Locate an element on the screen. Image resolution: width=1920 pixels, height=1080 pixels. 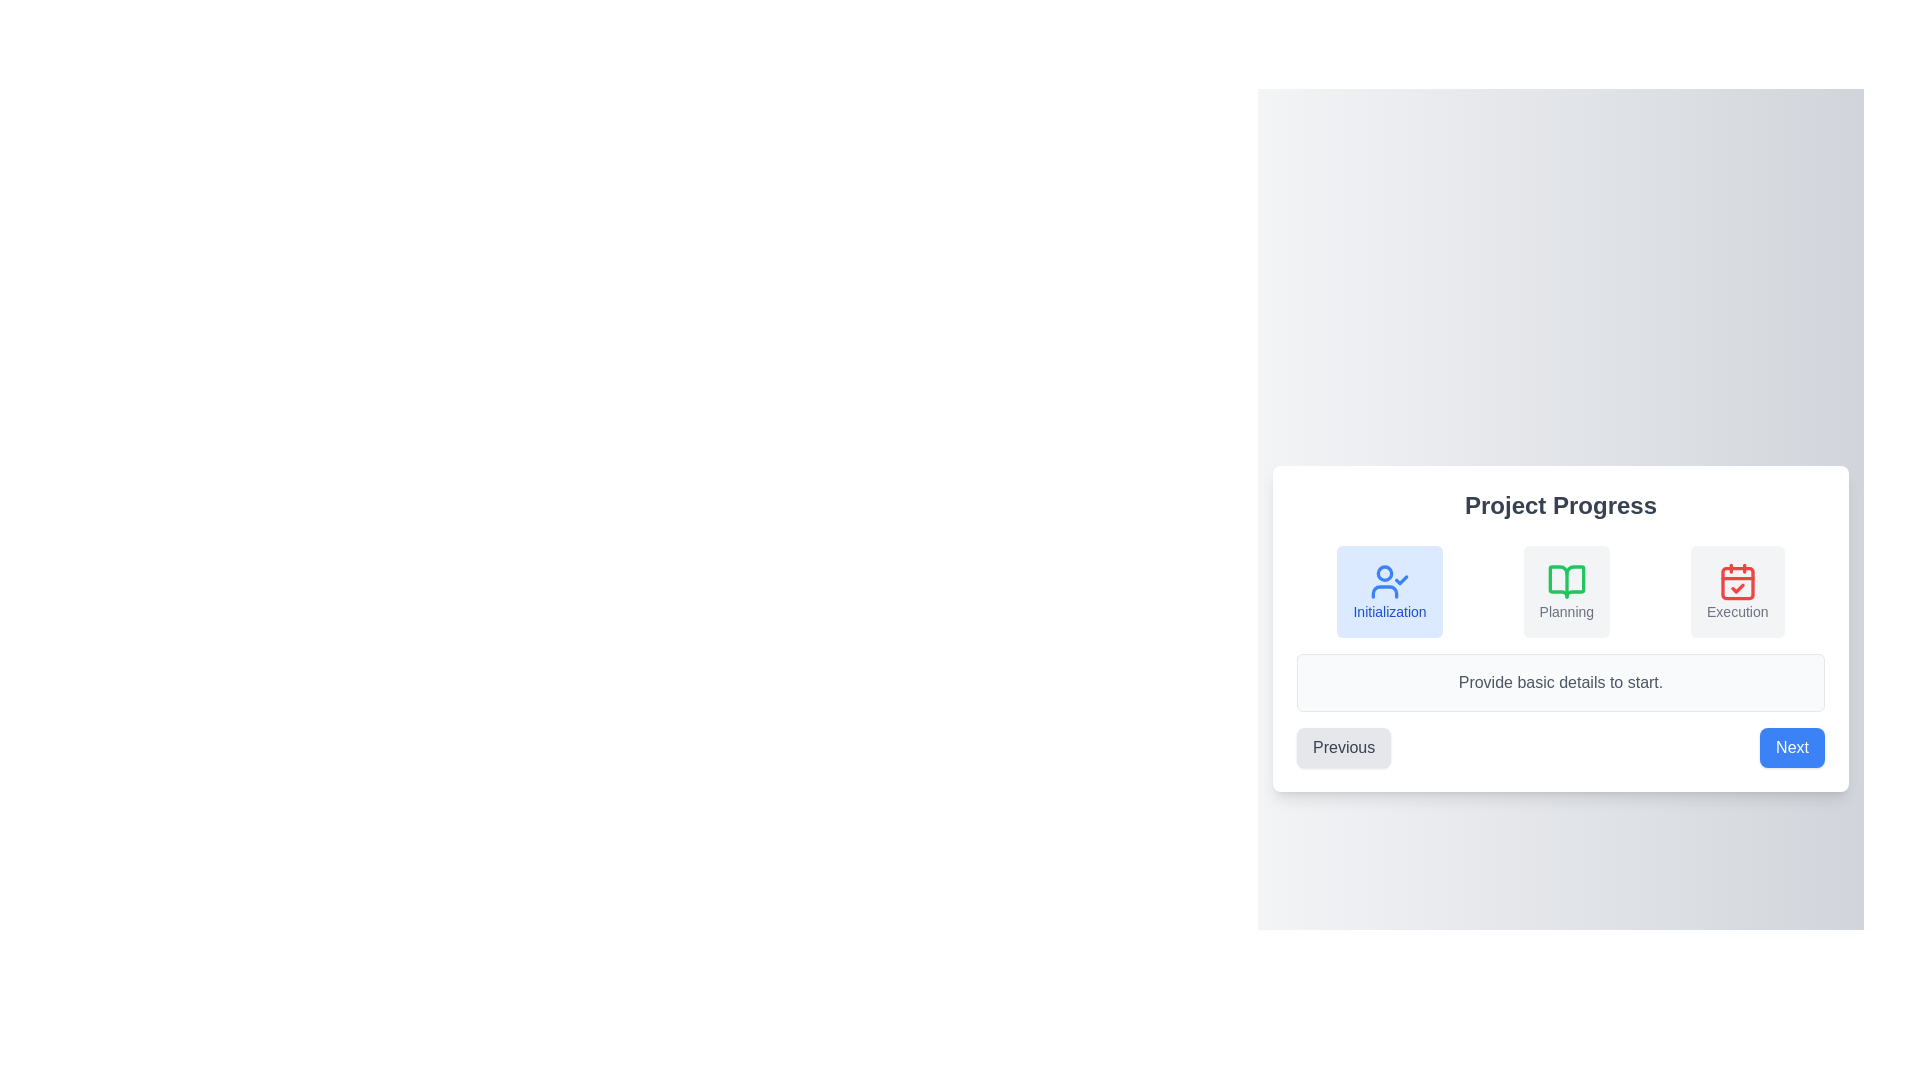
the step Execution in the step progress indicator is located at coordinates (1736, 590).